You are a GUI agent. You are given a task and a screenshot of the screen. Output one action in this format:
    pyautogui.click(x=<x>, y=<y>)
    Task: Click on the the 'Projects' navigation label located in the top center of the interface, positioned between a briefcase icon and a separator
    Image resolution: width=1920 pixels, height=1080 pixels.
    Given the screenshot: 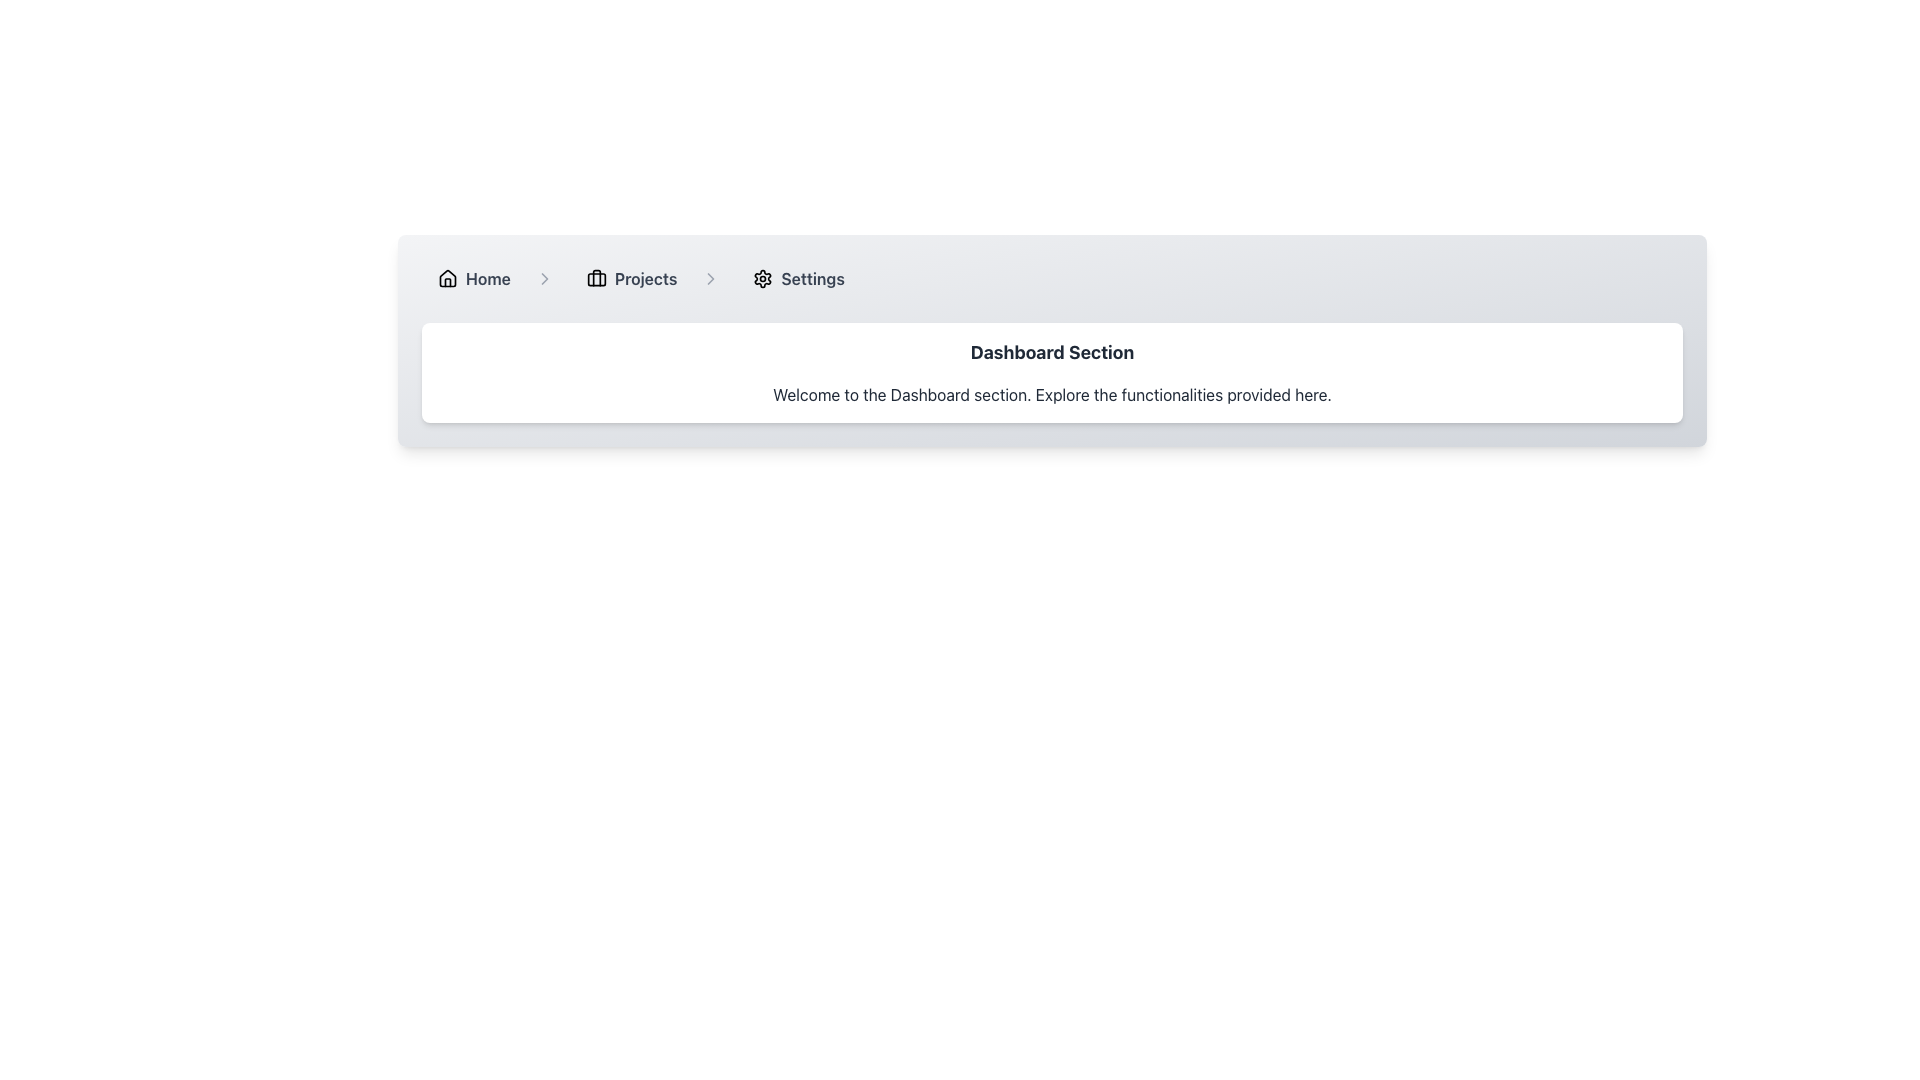 What is the action you would take?
    pyautogui.click(x=646, y=278)
    